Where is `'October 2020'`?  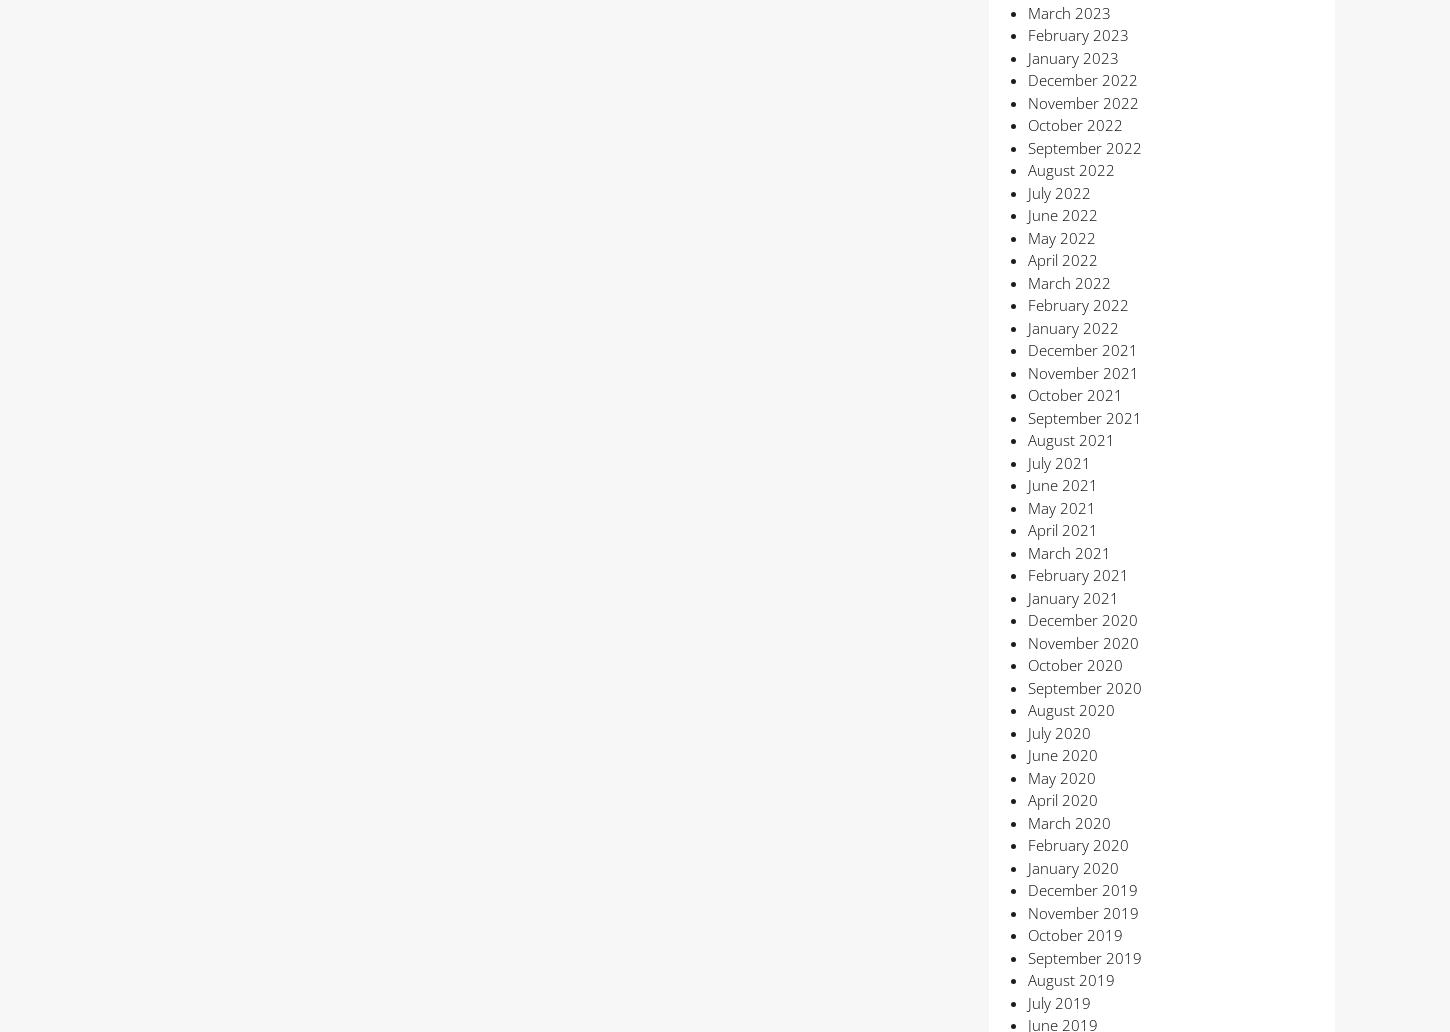 'October 2020' is located at coordinates (1074, 664).